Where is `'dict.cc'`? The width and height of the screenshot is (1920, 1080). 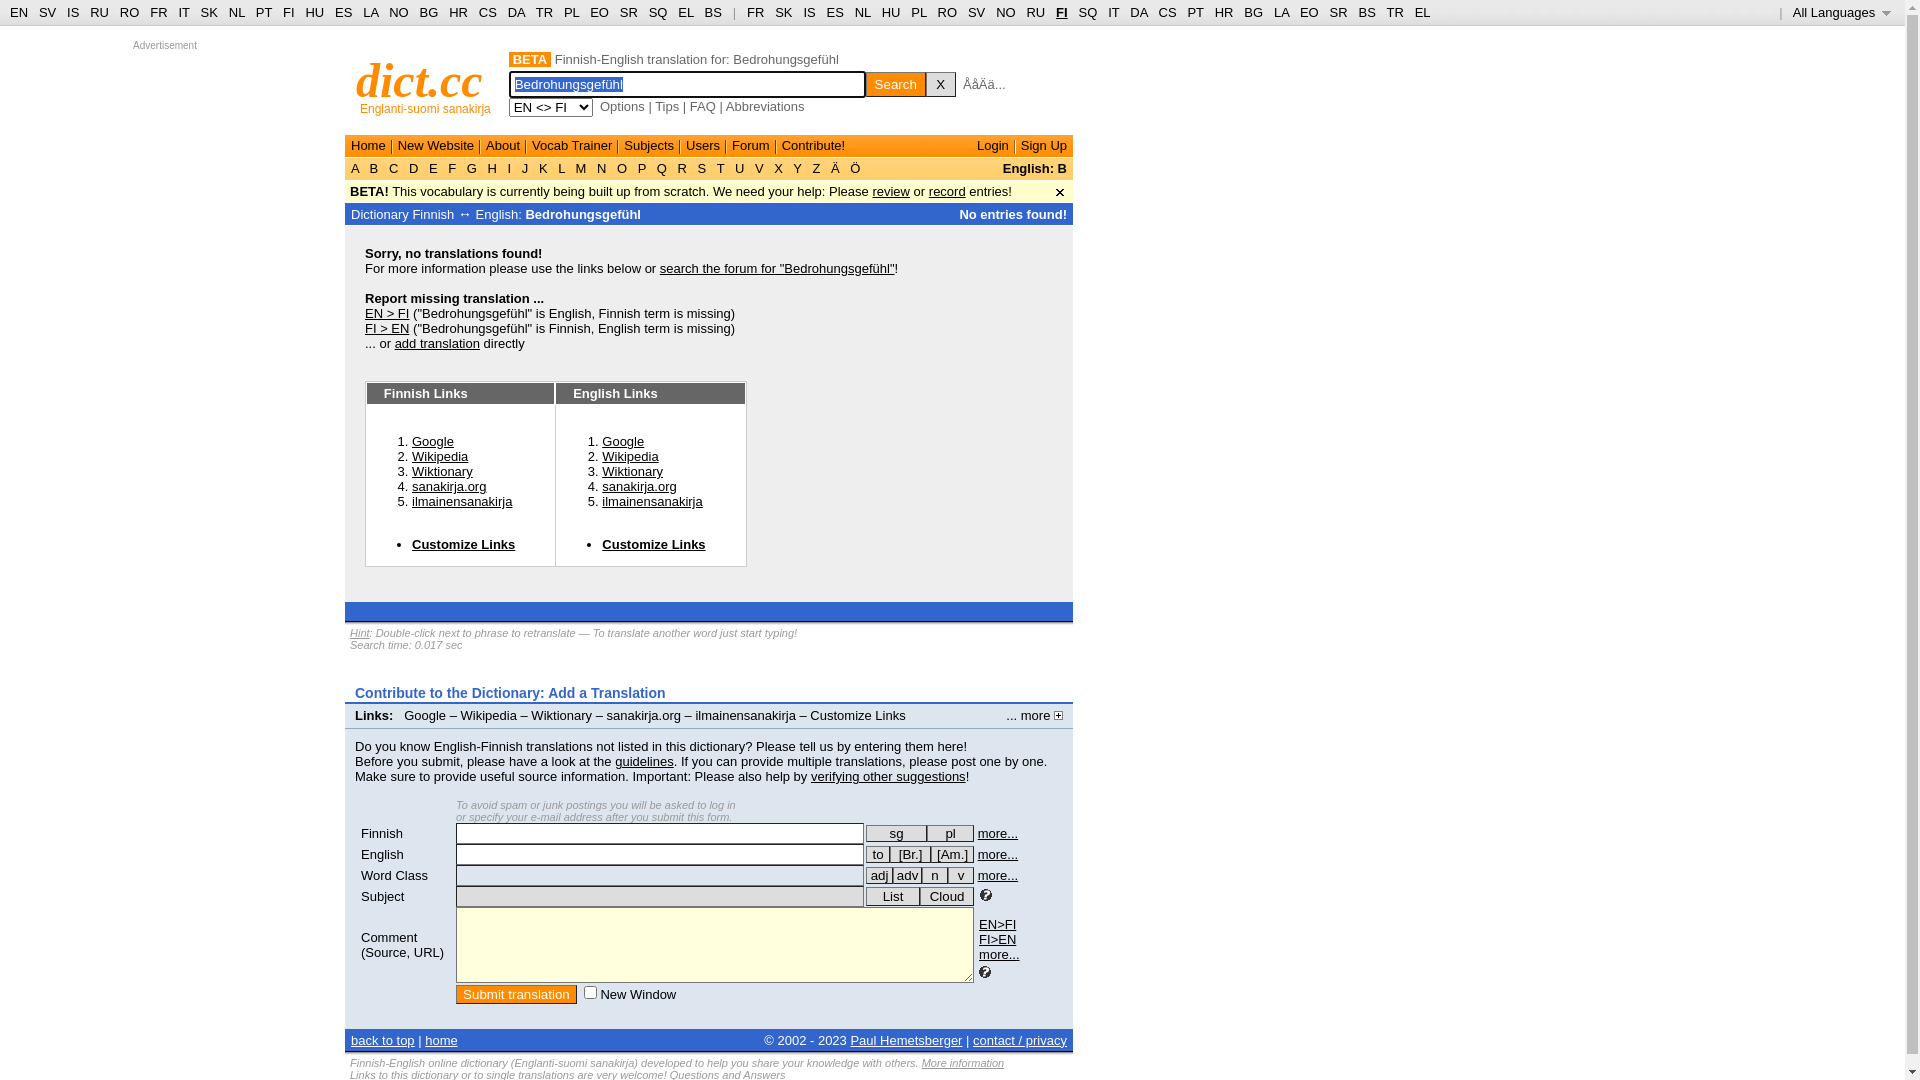 'dict.cc' is located at coordinates (418, 79).